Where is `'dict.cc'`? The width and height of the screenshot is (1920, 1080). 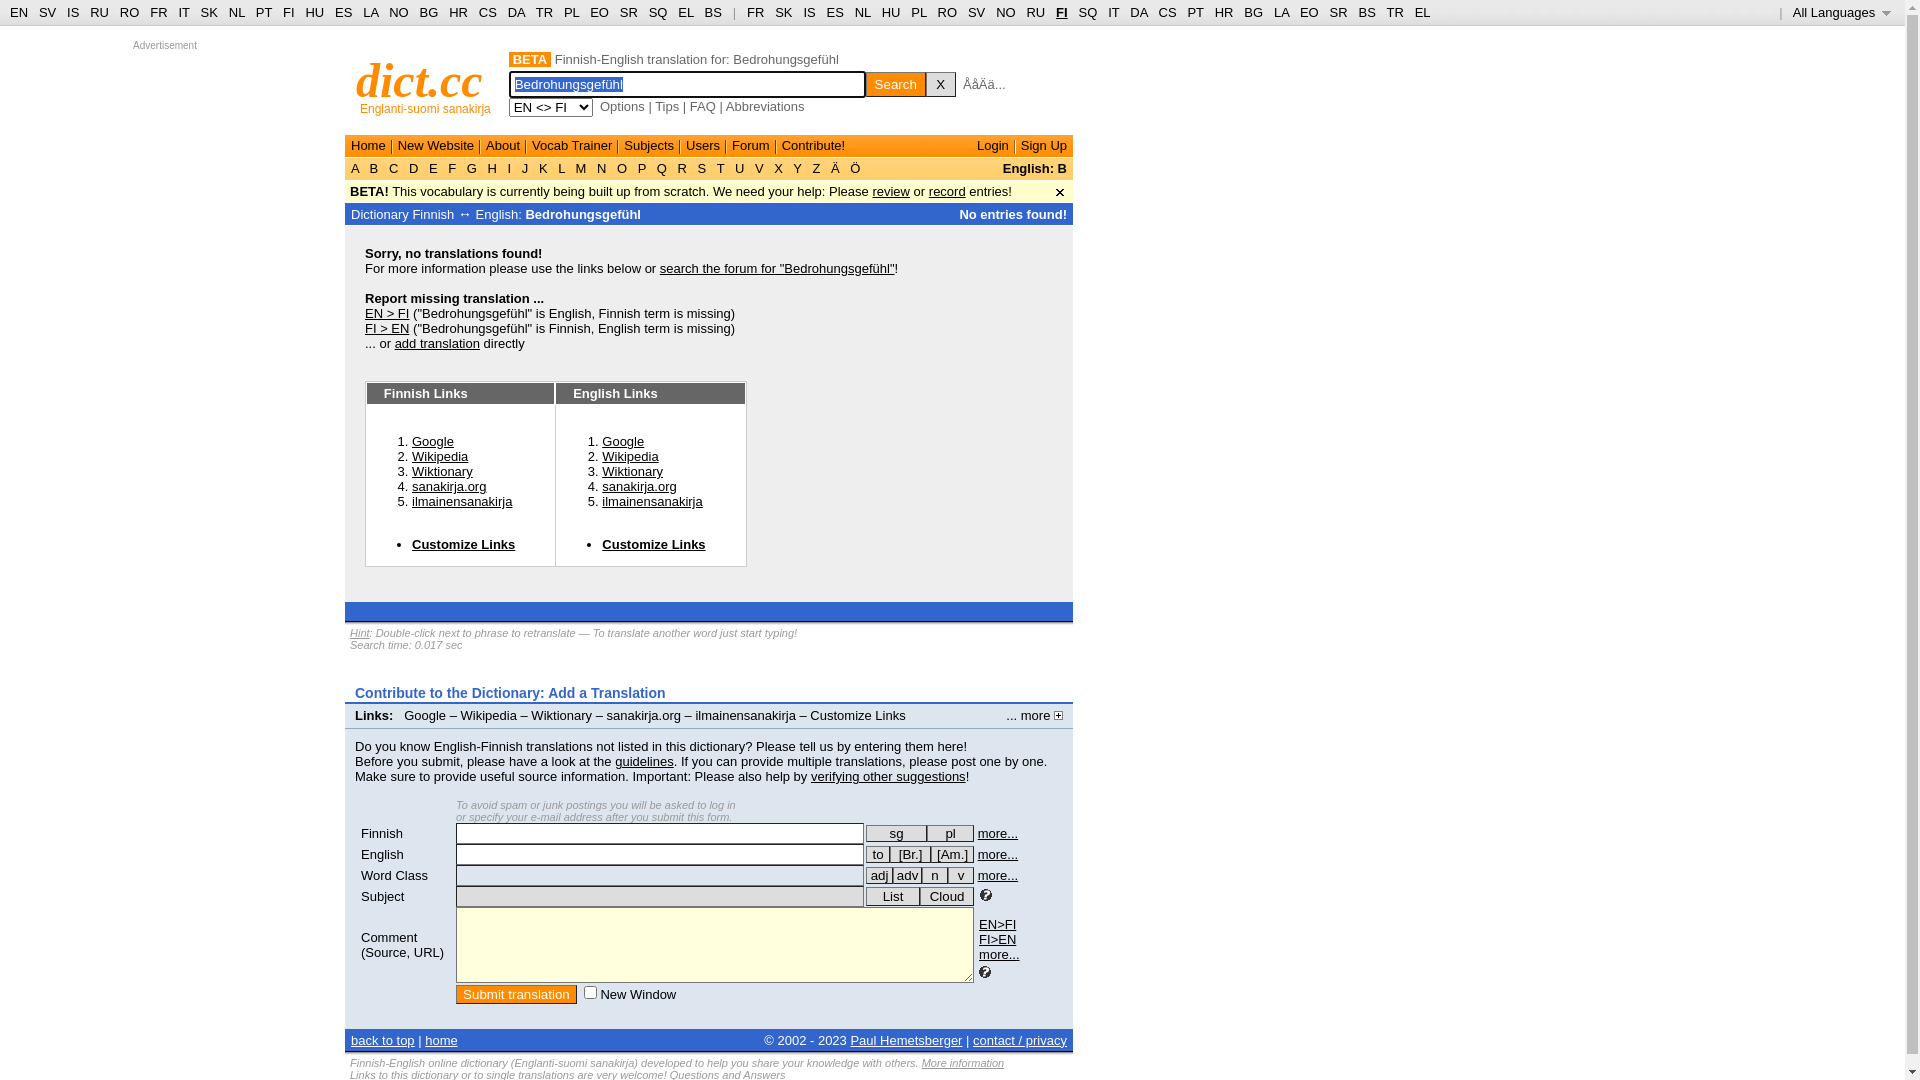 'dict.cc' is located at coordinates (418, 79).